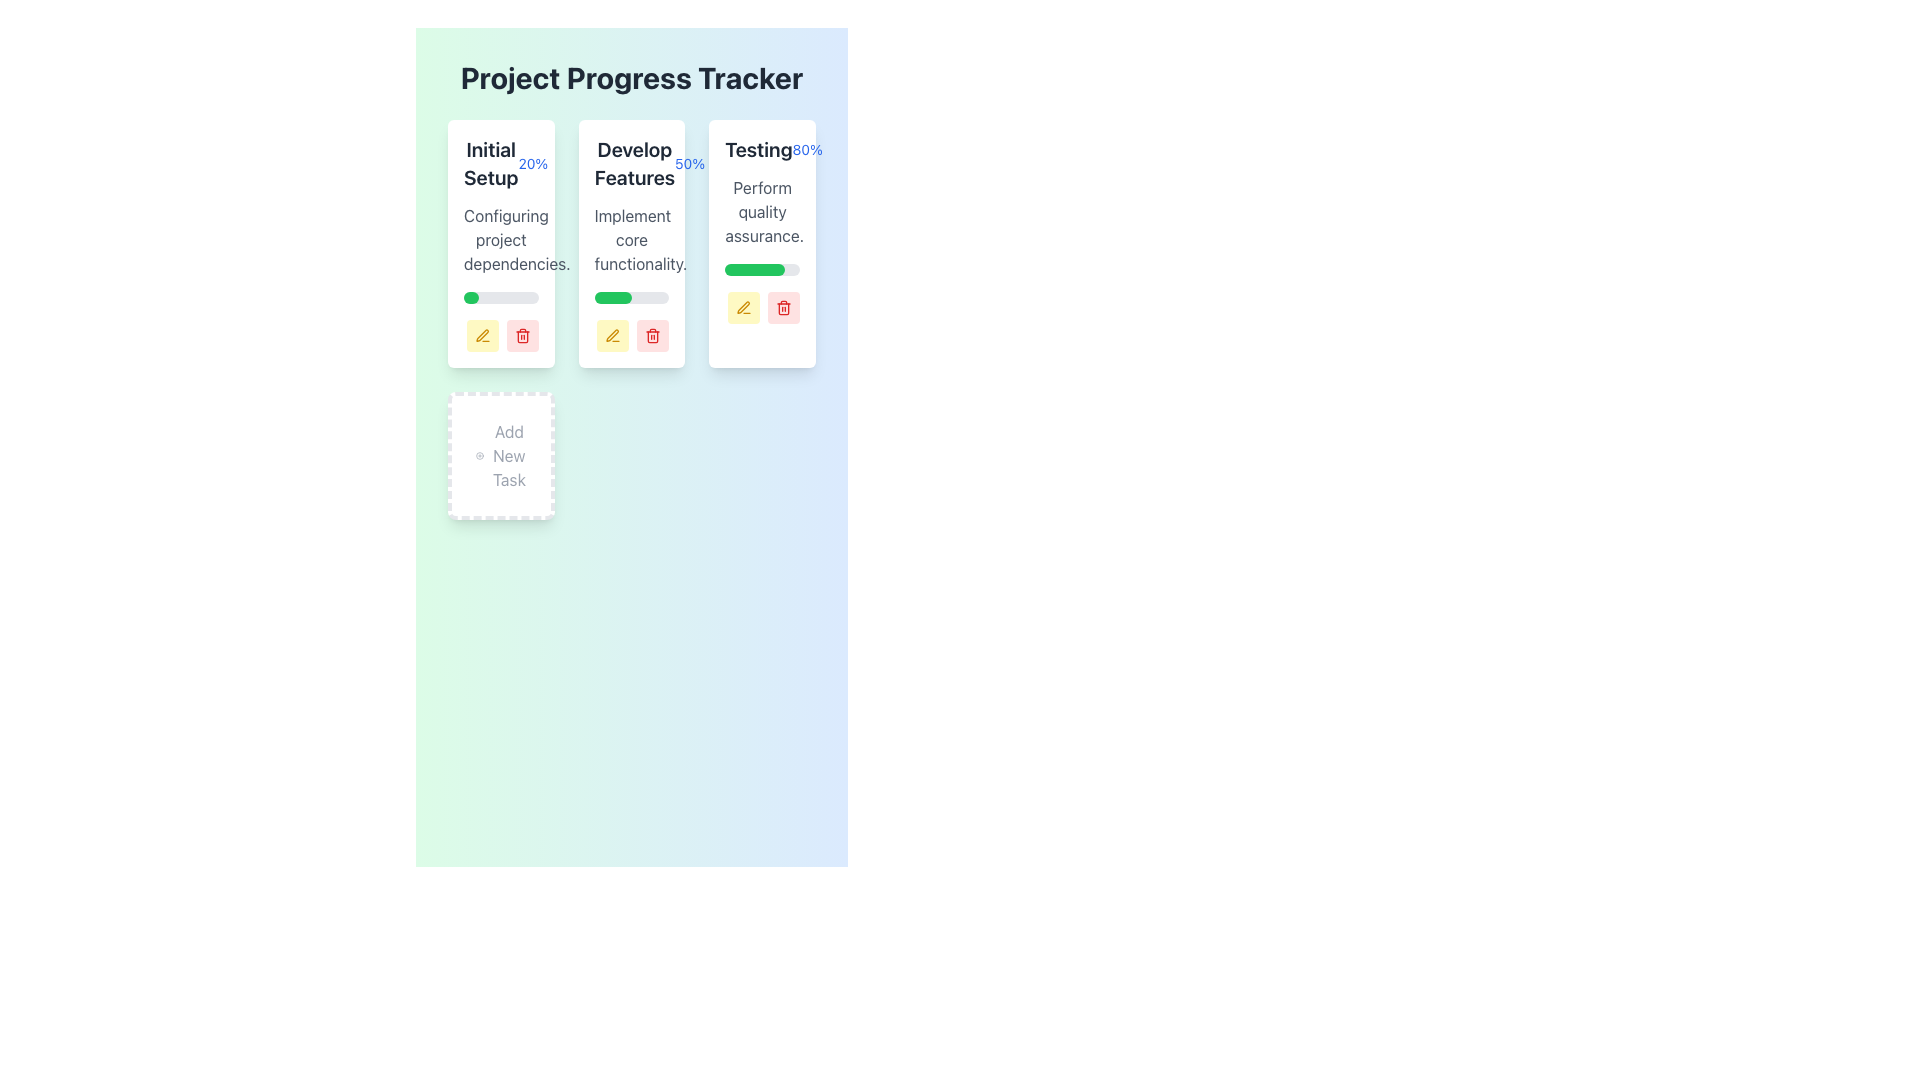  I want to click on text from the bold 'Initial Setup' label located at the top-left of the first task card in the main progress tracker layout, so click(491, 163).